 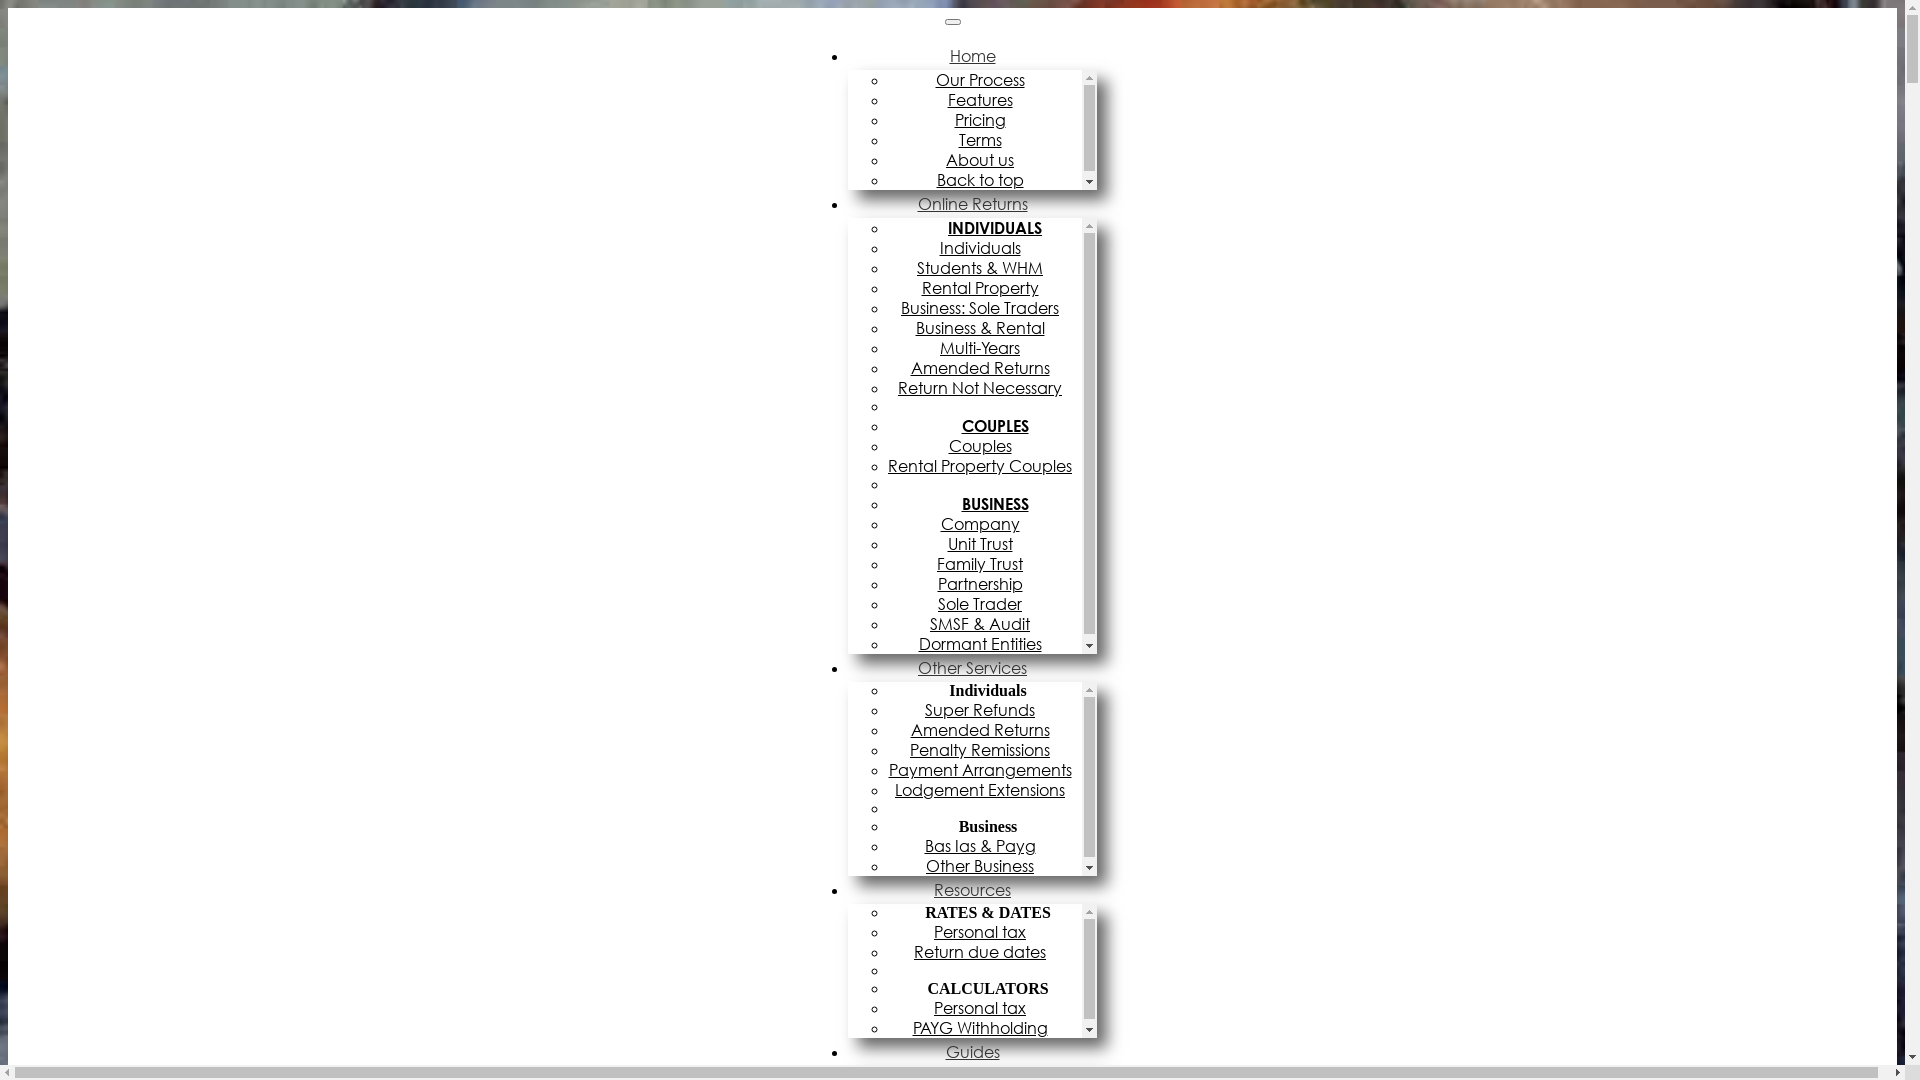 What do you see at coordinates (985, 424) in the screenshot?
I see `'COUPLES'` at bounding box center [985, 424].